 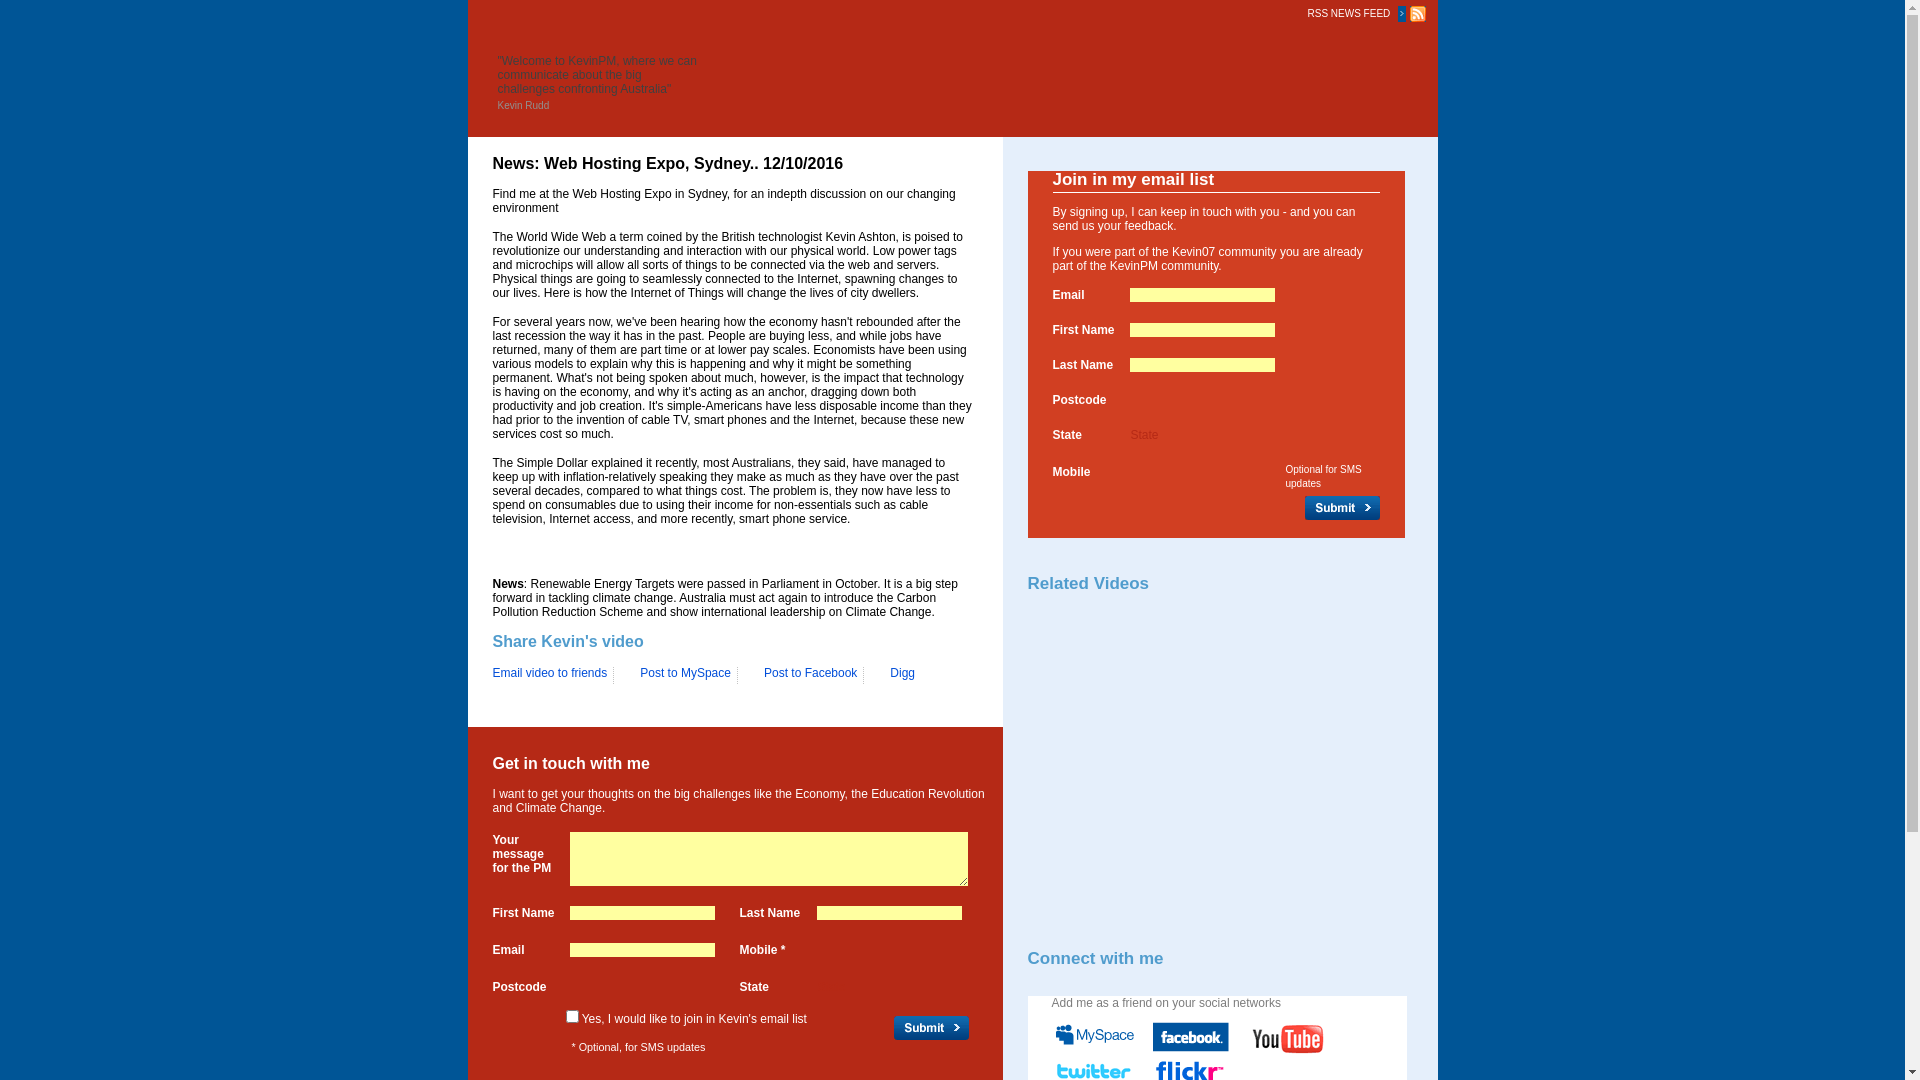 I want to click on 'Digg', so click(x=893, y=675).